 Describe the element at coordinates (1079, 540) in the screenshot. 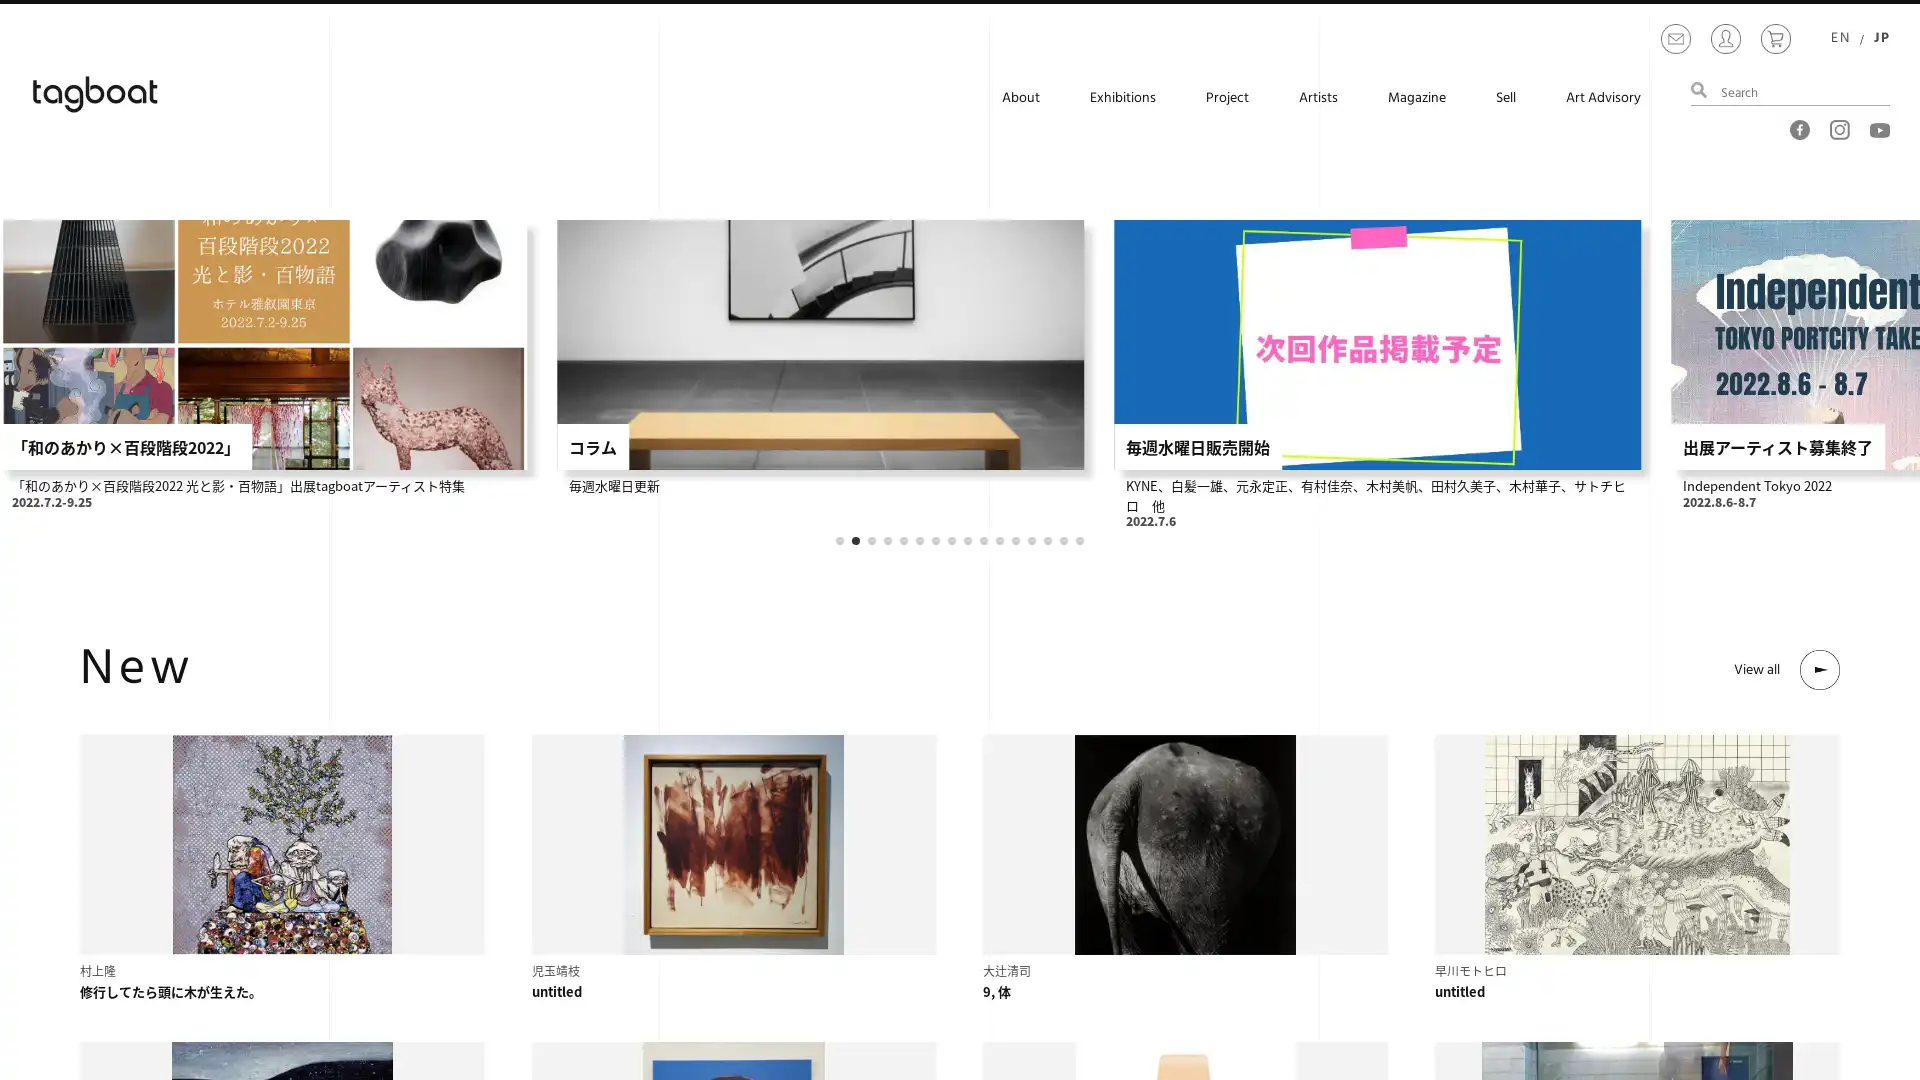

I see `Go to slide 16` at that location.